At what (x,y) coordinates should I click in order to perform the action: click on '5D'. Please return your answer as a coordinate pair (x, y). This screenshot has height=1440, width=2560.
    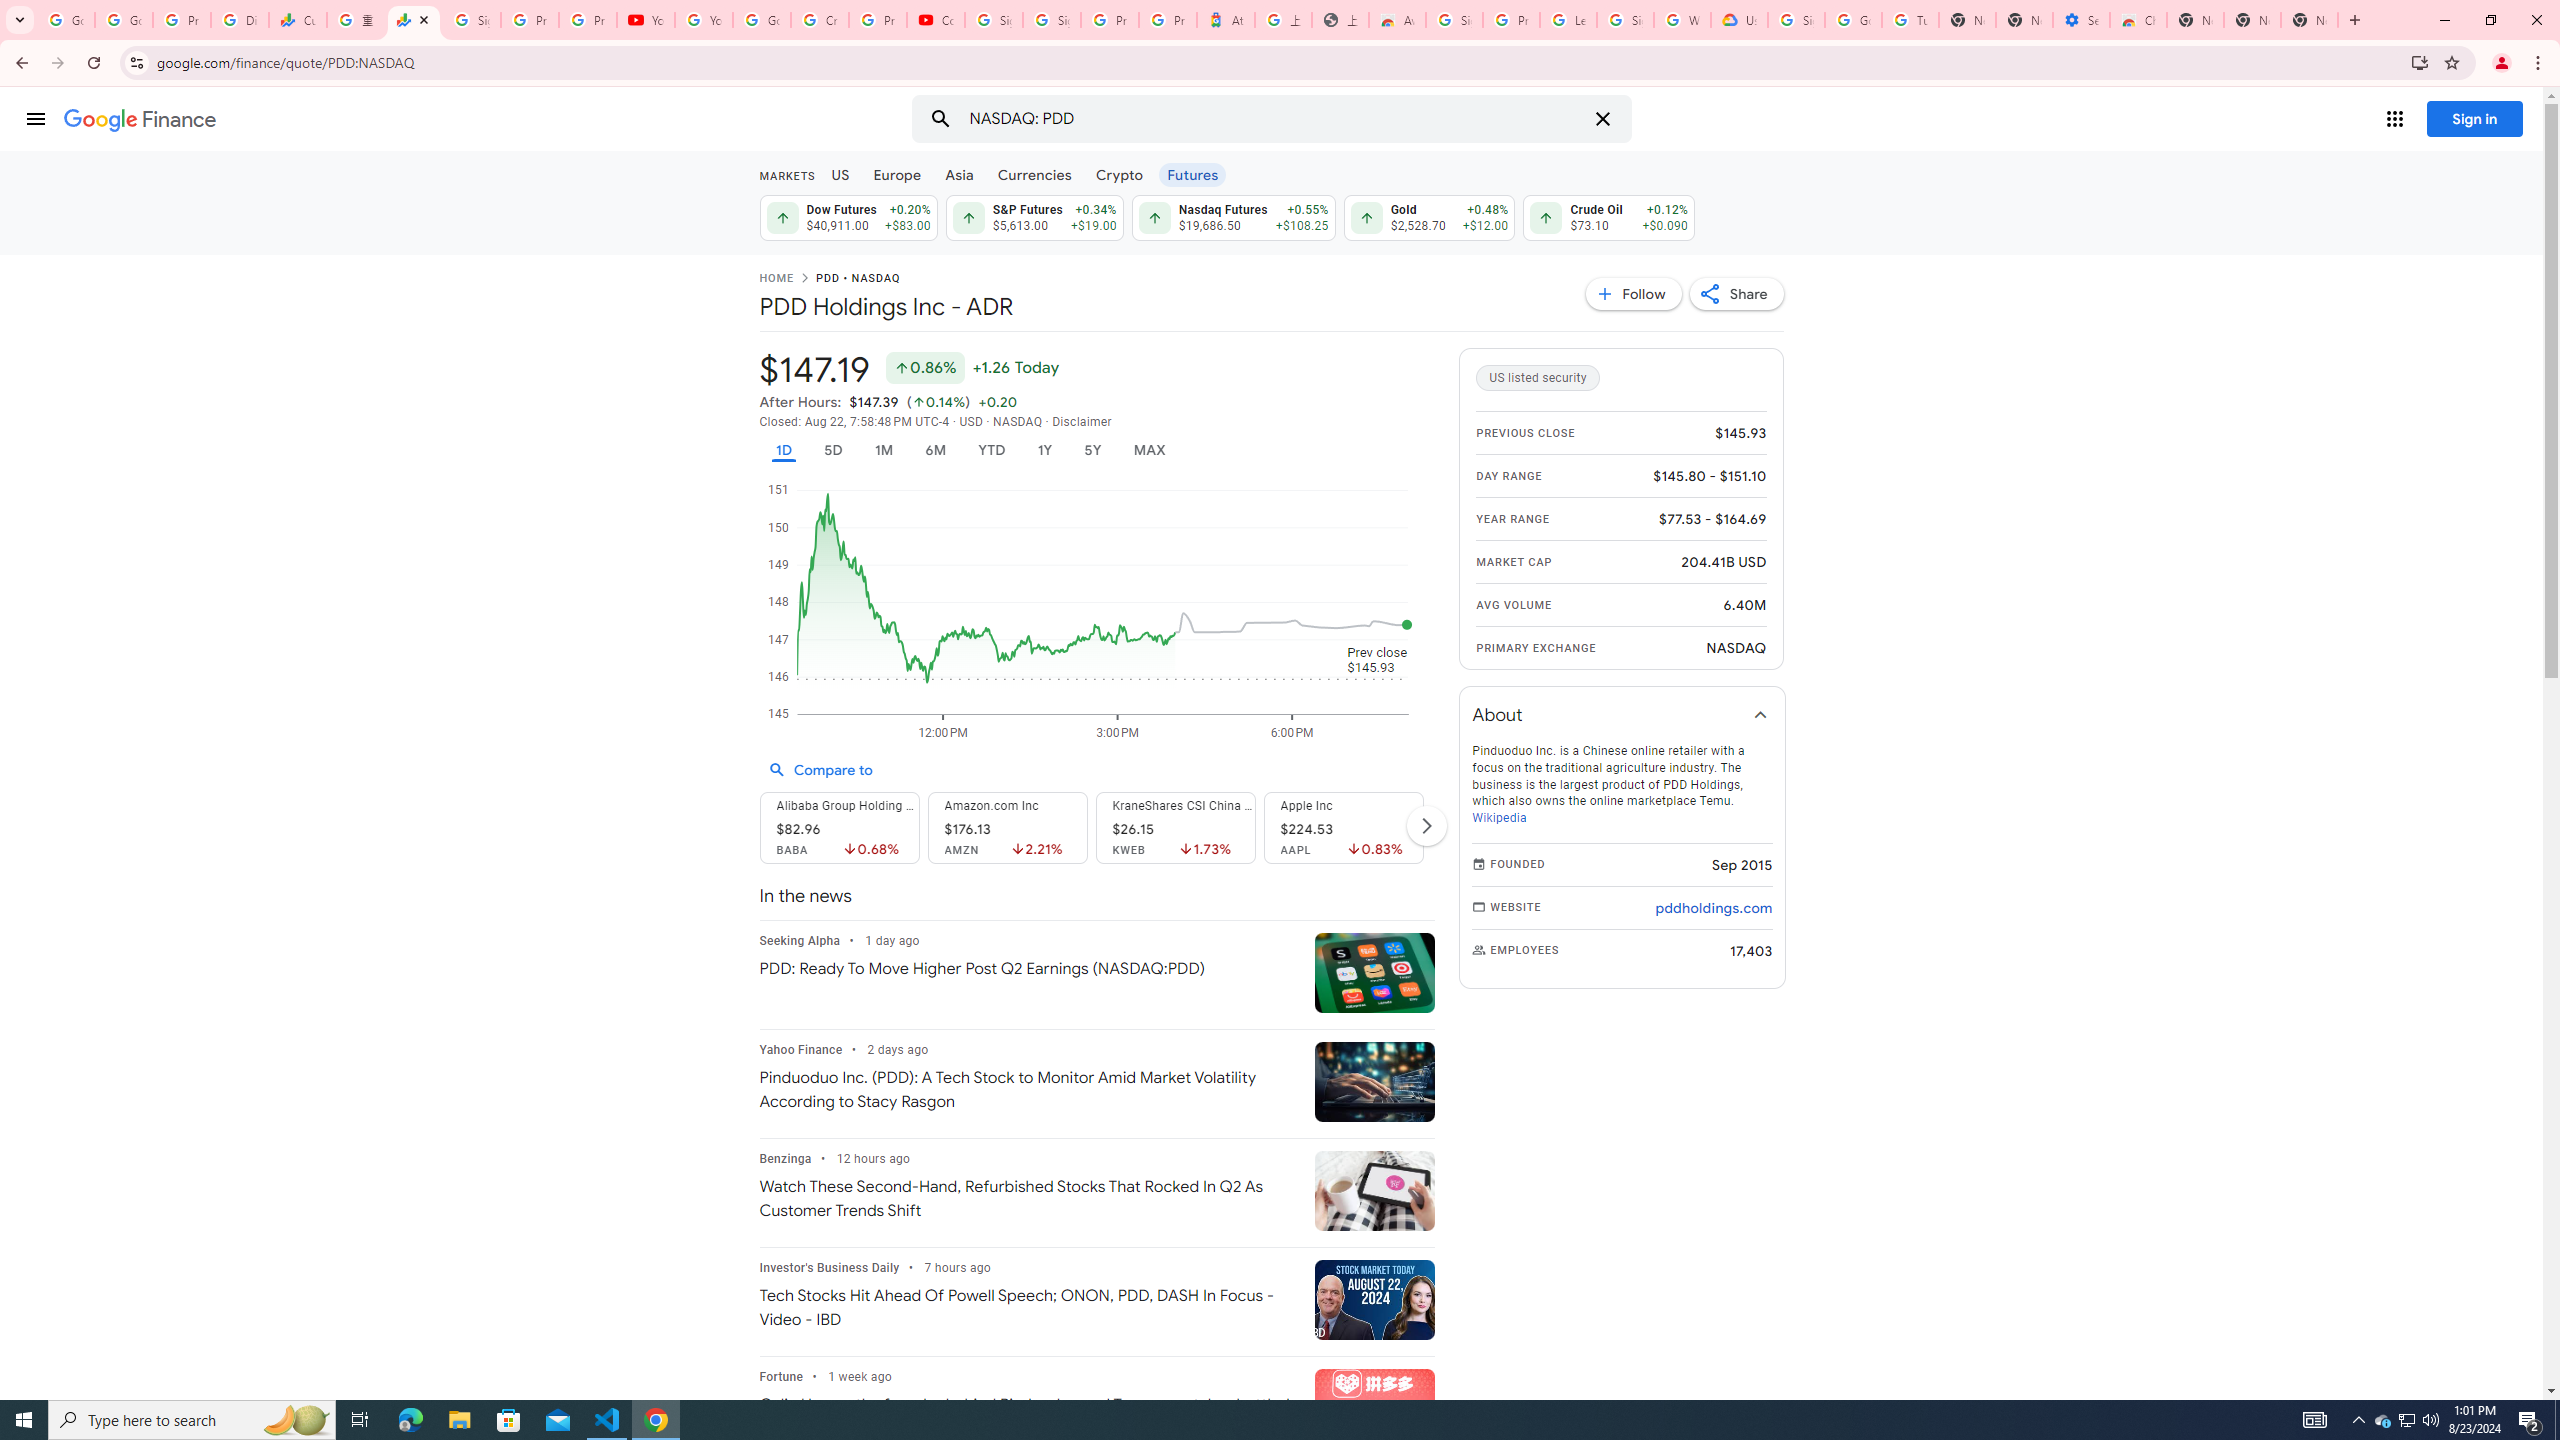
    Looking at the image, I should click on (832, 449).